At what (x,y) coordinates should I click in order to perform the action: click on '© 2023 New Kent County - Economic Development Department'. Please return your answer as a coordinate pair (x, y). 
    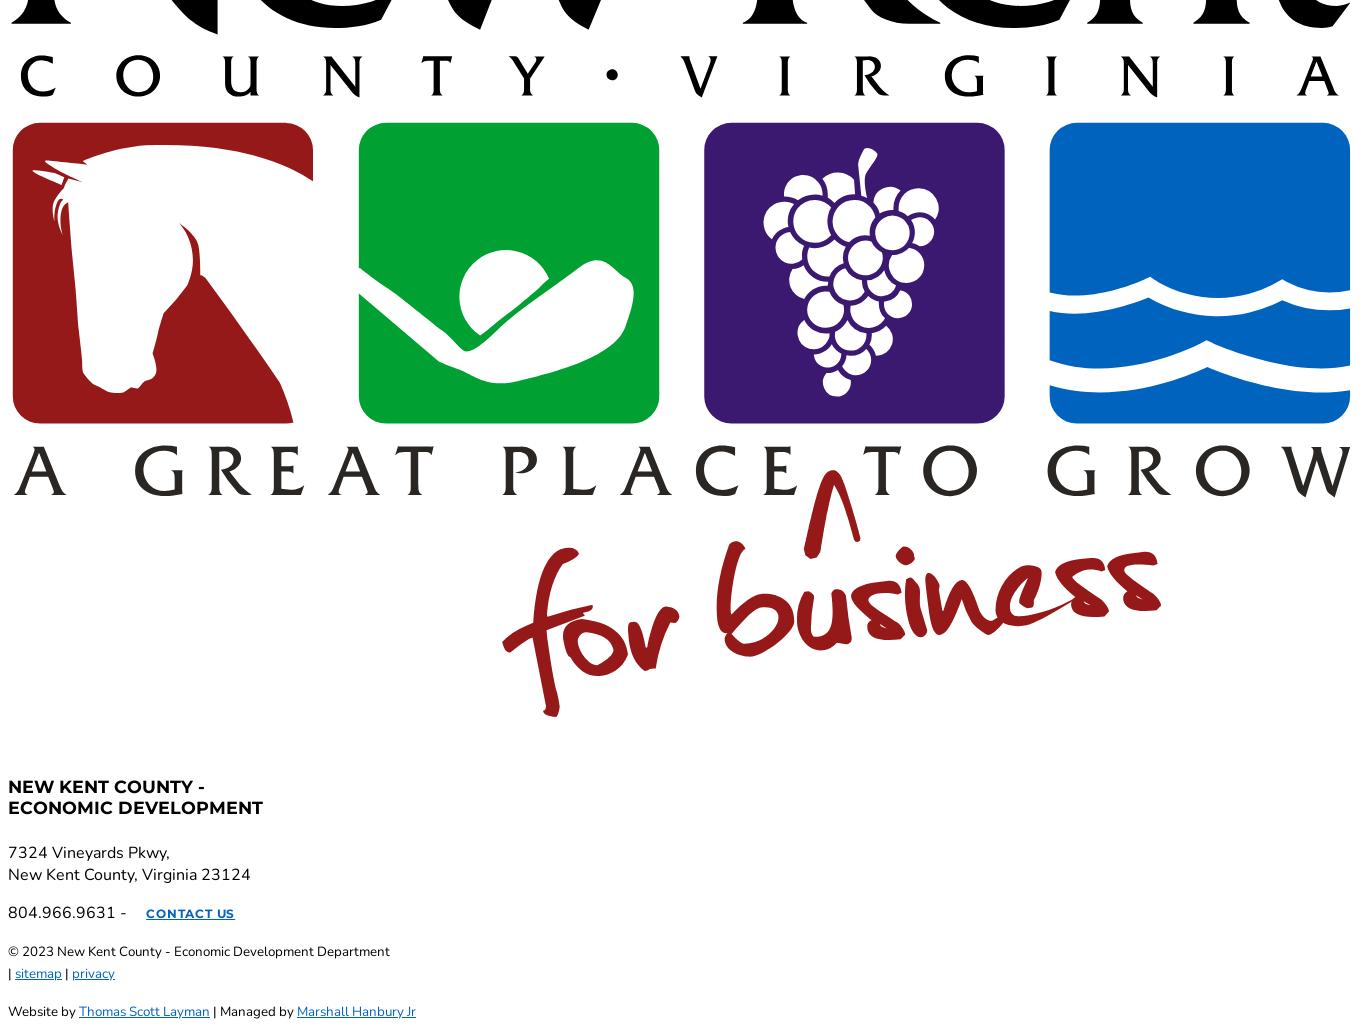
    Looking at the image, I should click on (198, 949).